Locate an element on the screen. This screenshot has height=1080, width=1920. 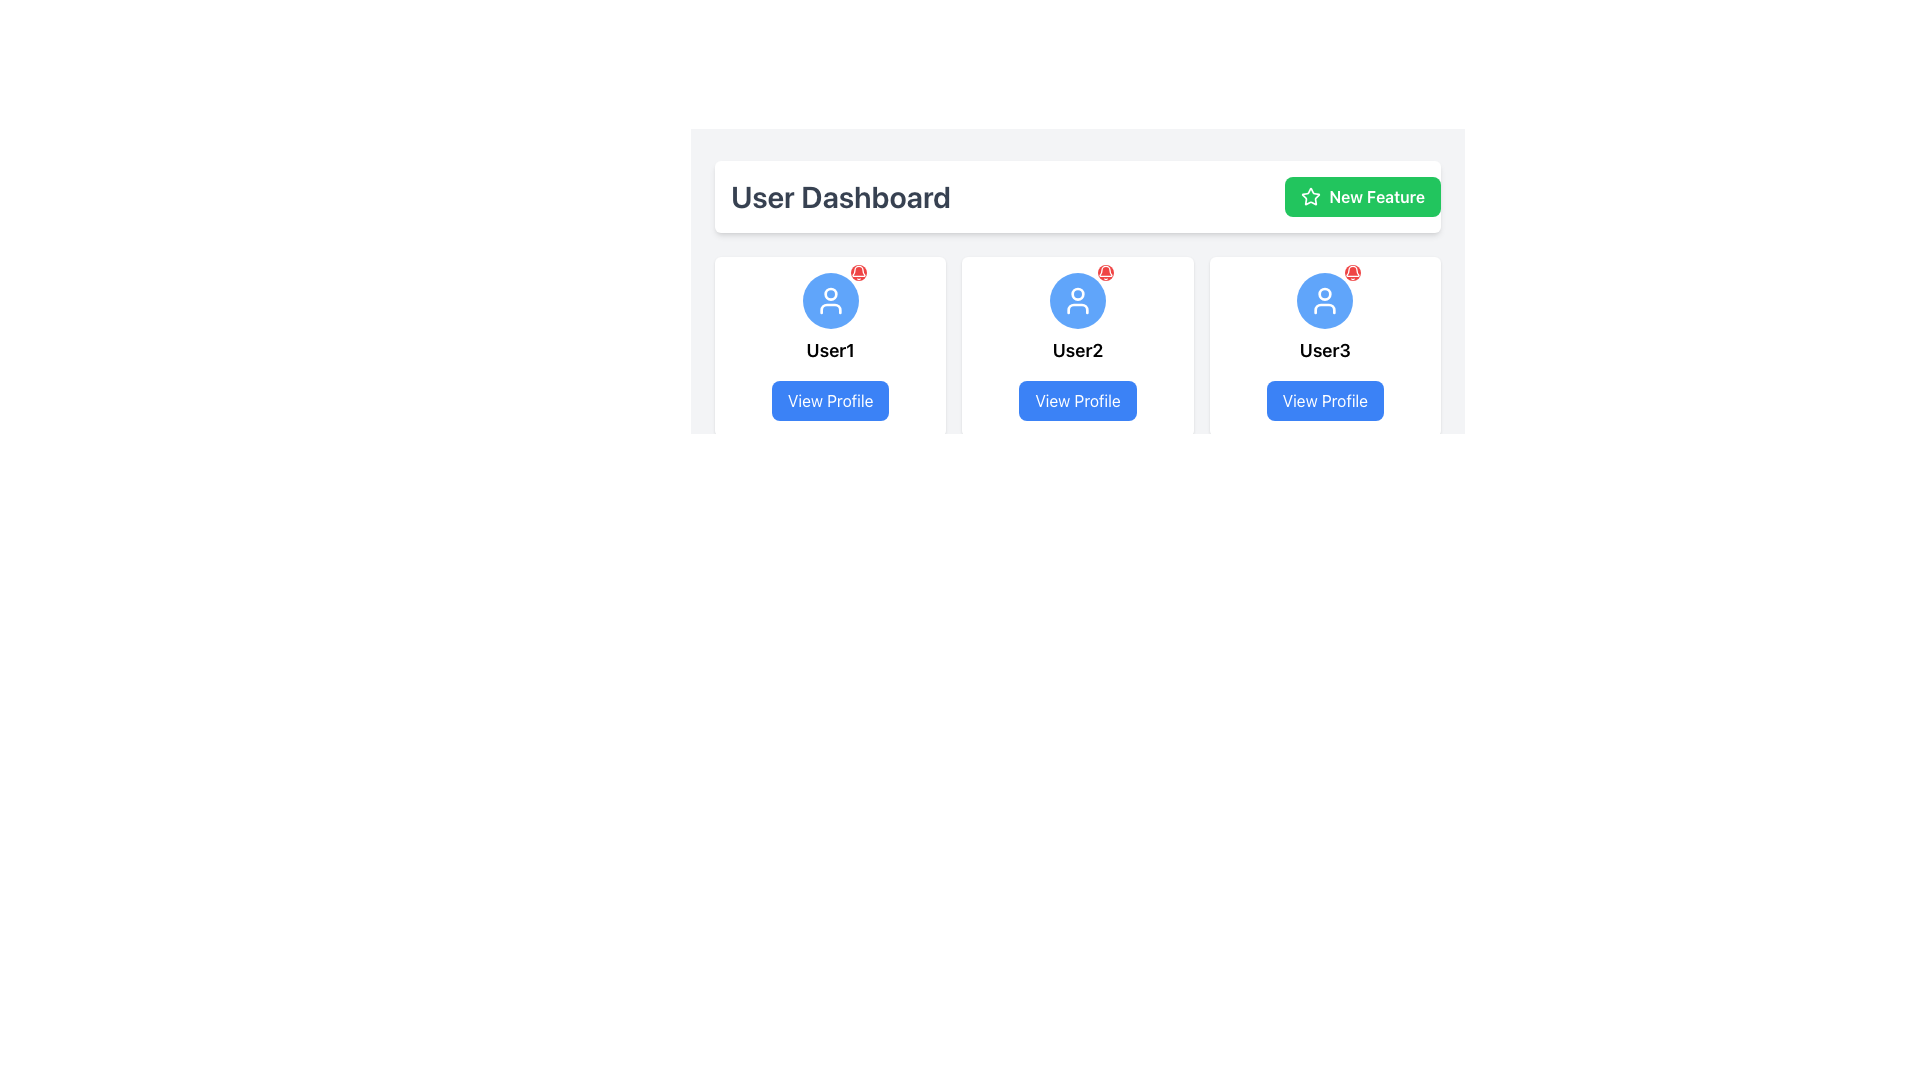
the text label identifying 'User3' is located at coordinates (1325, 350).